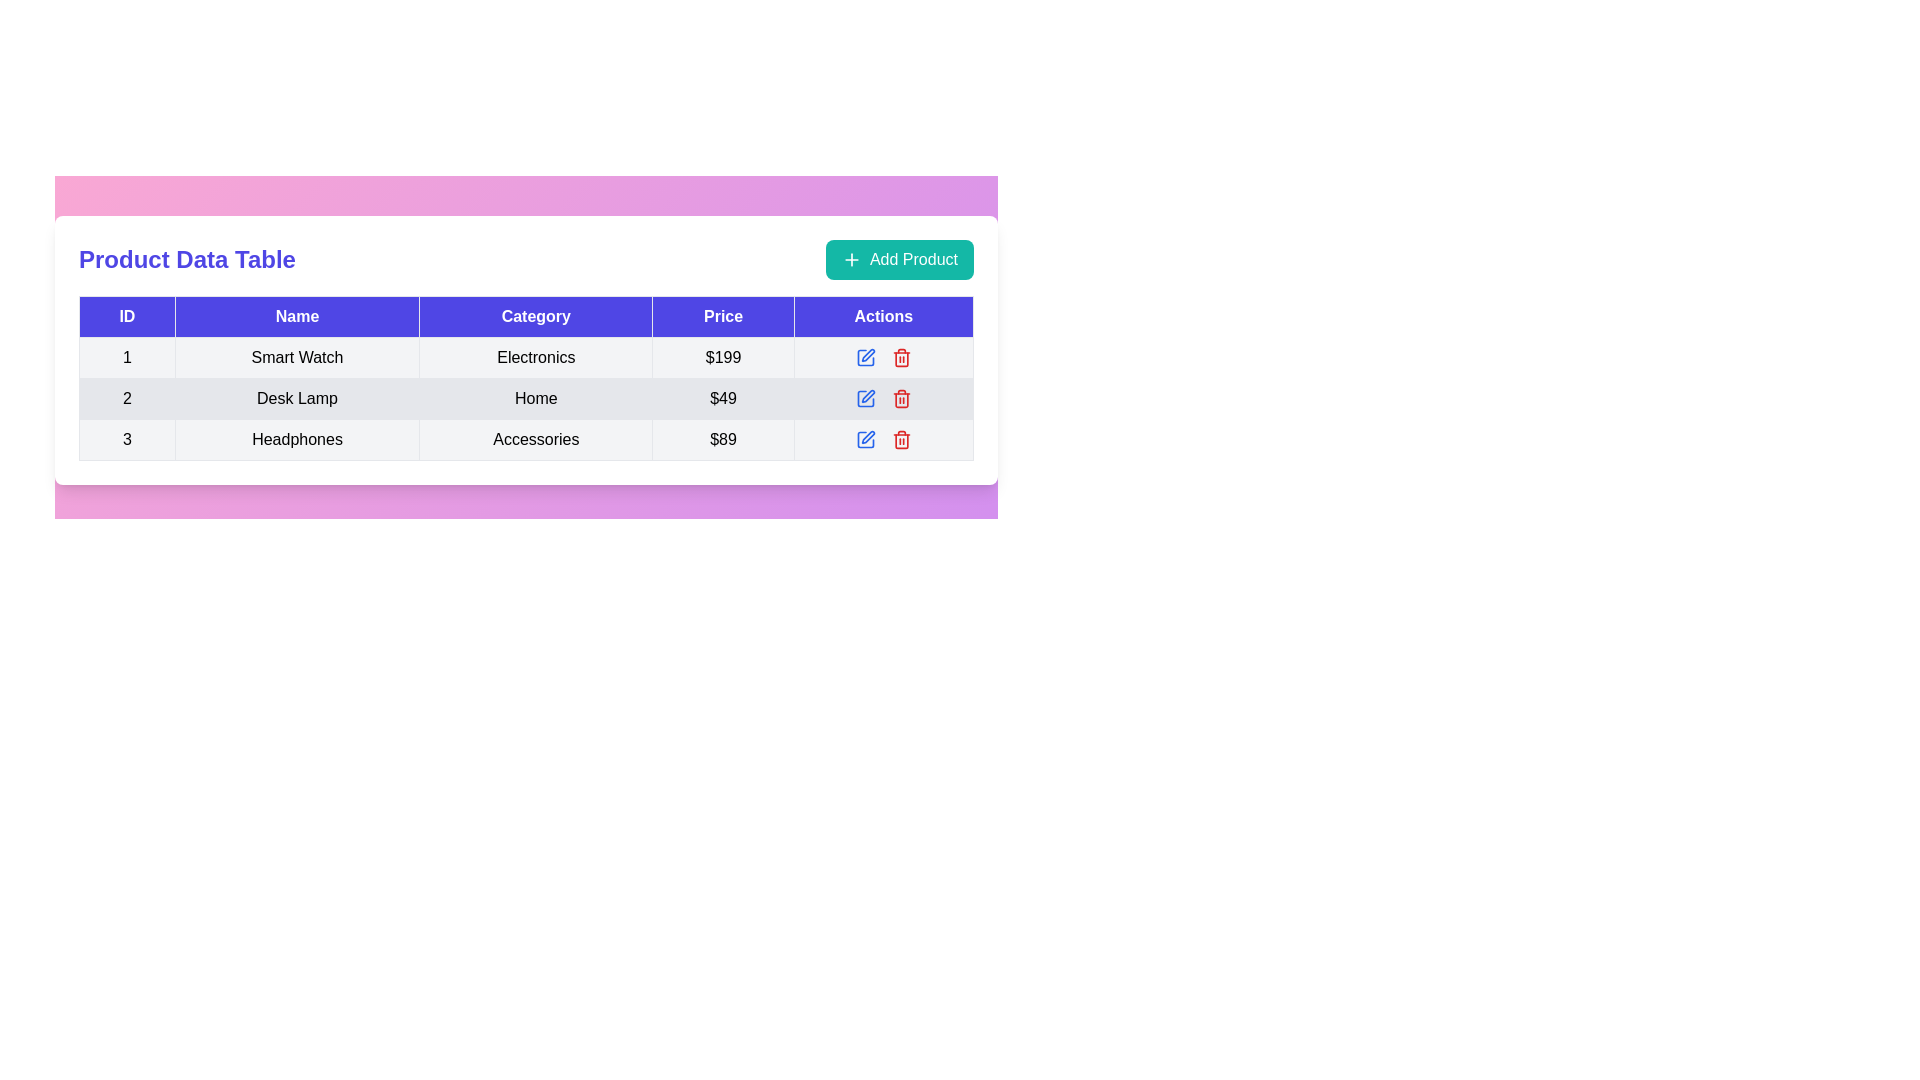  I want to click on the Text Display element that shows the price '$49', located in the fourth column of the second row of the table, adjacent to the 'Home' category on the left and the 'Actions' column on the right, so click(722, 398).